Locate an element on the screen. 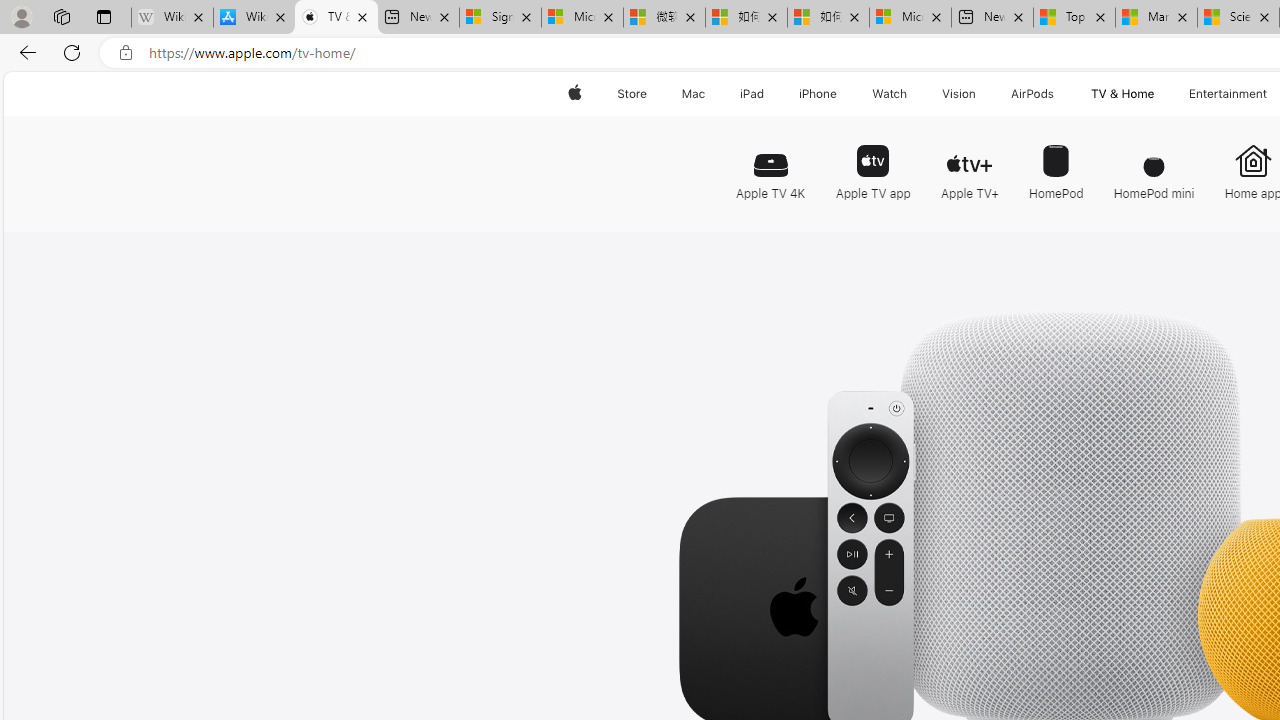 This screenshot has height=720, width=1280. 'Class: globalnav-submenu-trigger-item' is located at coordinates (1158, 93).